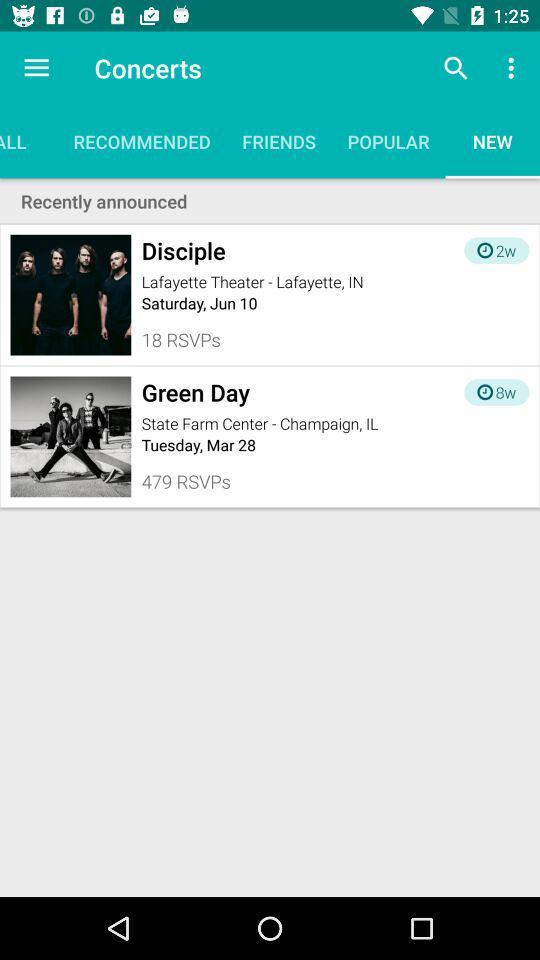 The image size is (540, 960). What do you see at coordinates (36, 68) in the screenshot?
I see `icon above all` at bounding box center [36, 68].